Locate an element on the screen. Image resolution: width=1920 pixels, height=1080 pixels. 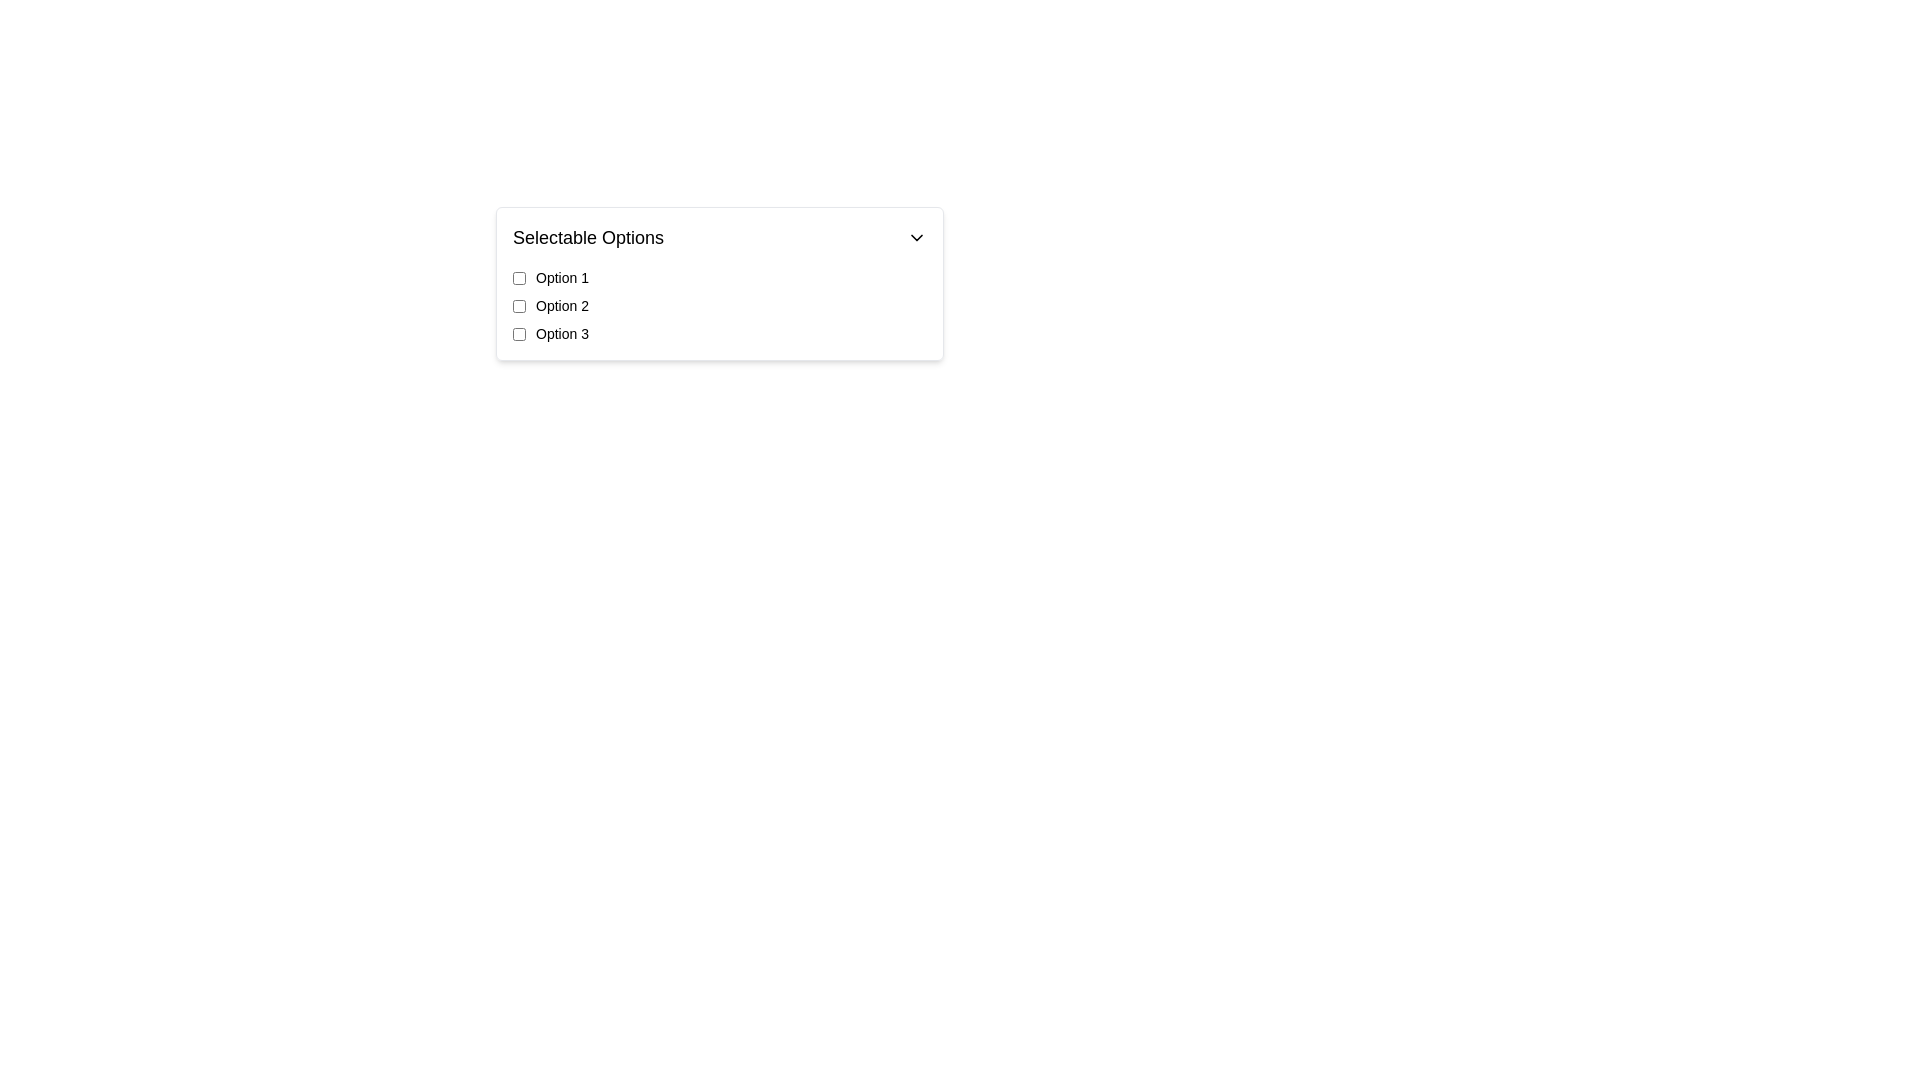
the selectable options list containing checkboxes is located at coordinates (866, 363).